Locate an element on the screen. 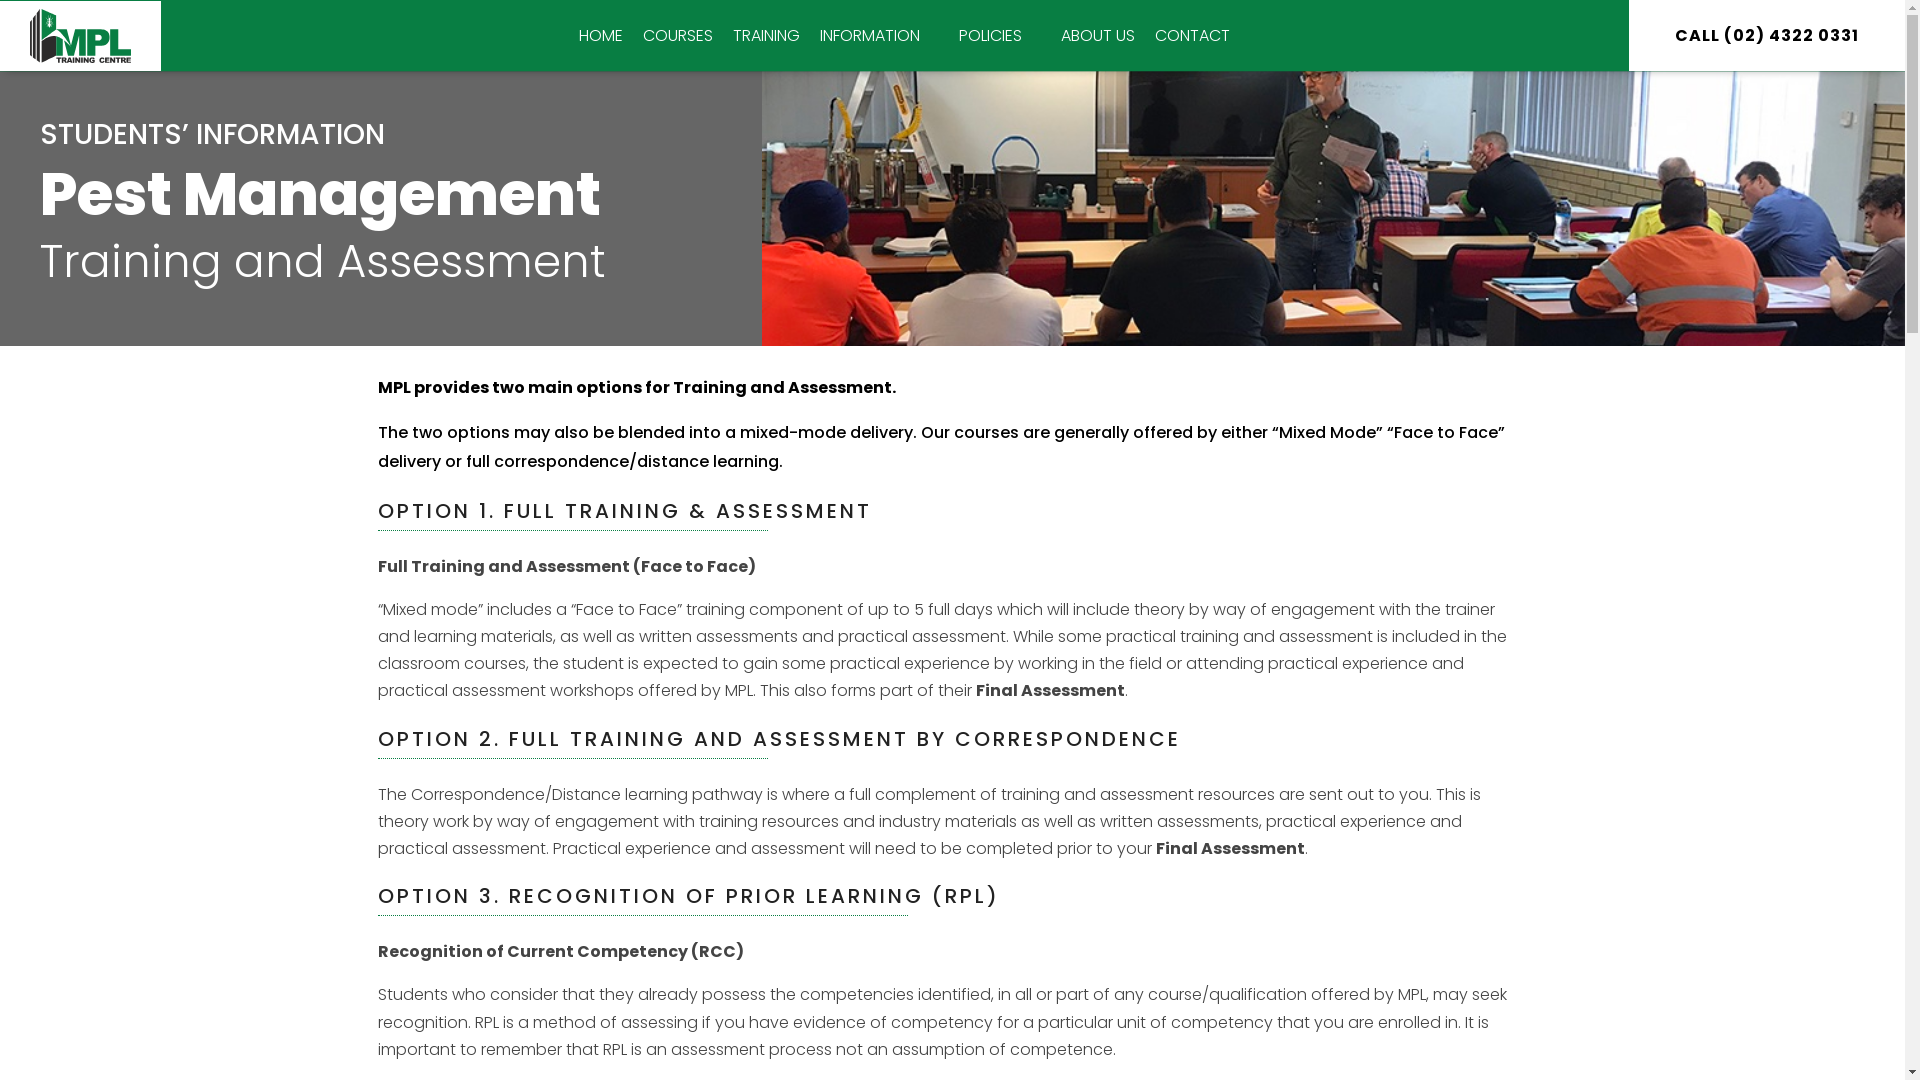 This screenshot has width=1920, height=1080. 'ABOUT US' is located at coordinates (1097, 35).